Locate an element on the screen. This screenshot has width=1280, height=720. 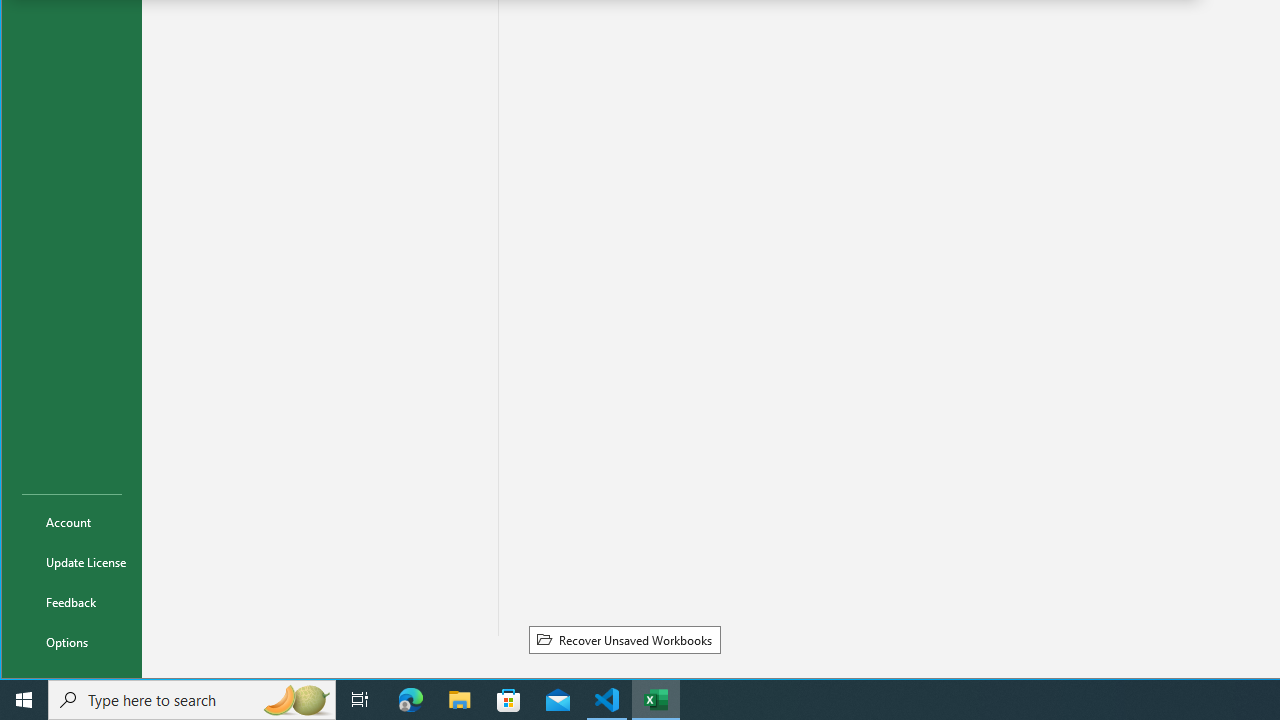
'File Explorer' is located at coordinates (459, 698).